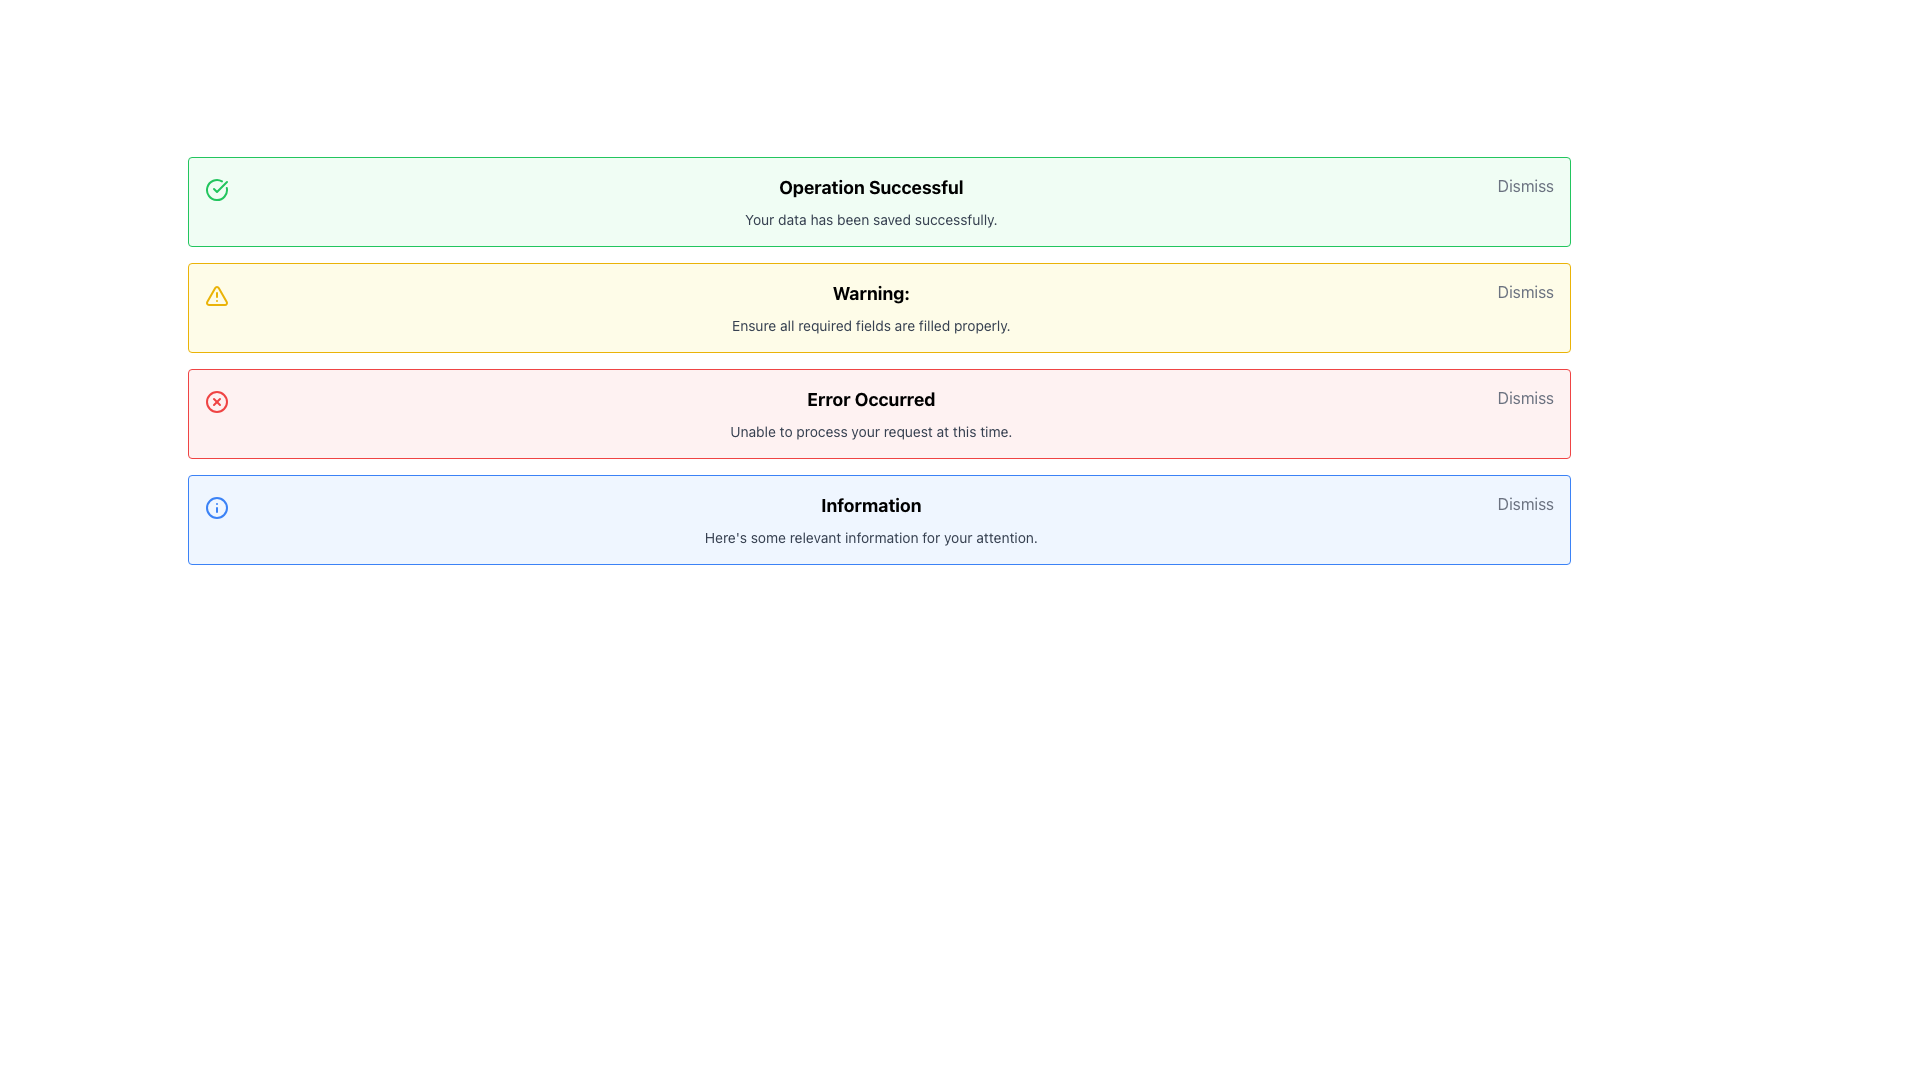 This screenshot has width=1920, height=1080. Describe the element at coordinates (216, 296) in the screenshot. I see `the warning icon located in the second row of messages with a light yellow background, positioned to the left of the text content` at that location.